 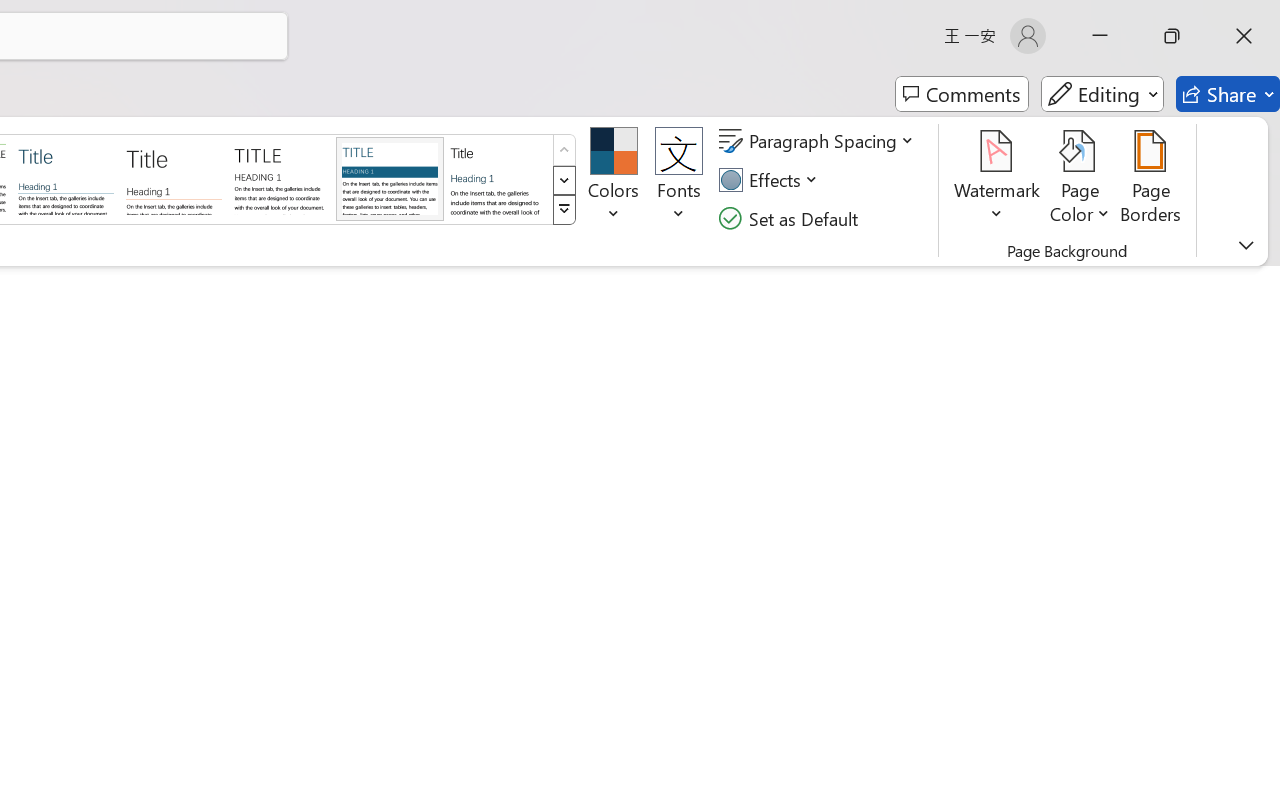 What do you see at coordinates (563, 179) in the screenshot?
I see `'Row Down'` at bounding box center [563, 179].